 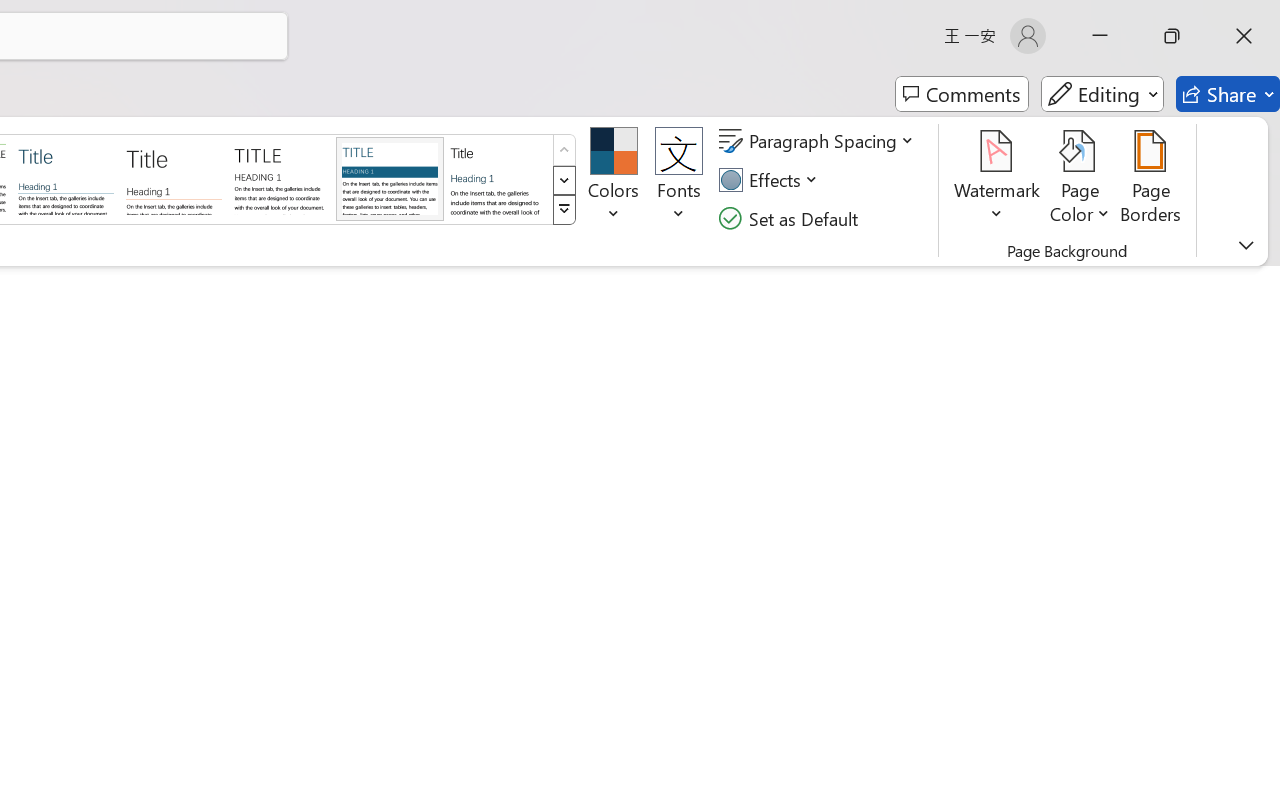 What do you see at coordinates (563, 179) in the screenshot?
I see `'Row Down'` at bounding box center [563, 179].